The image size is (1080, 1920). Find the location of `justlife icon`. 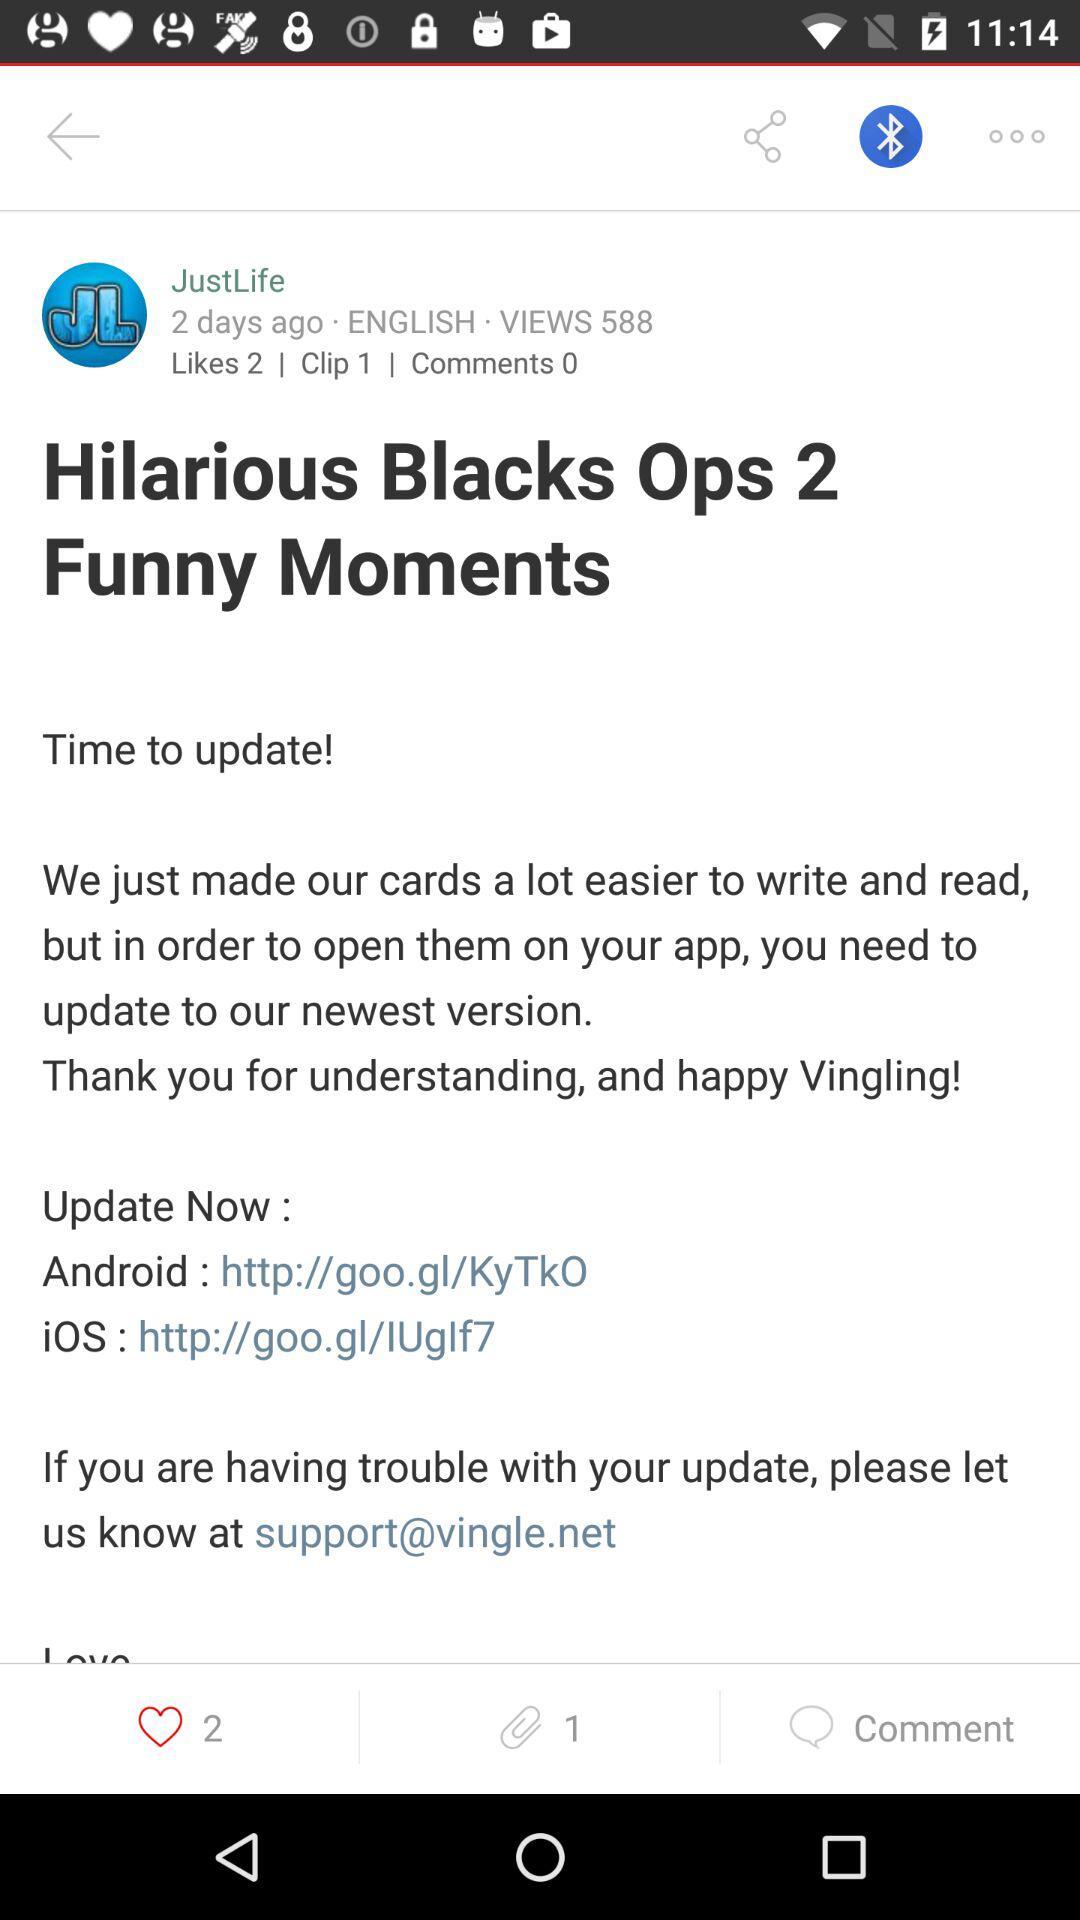

justlife icon is located at coordinates (226, 279).